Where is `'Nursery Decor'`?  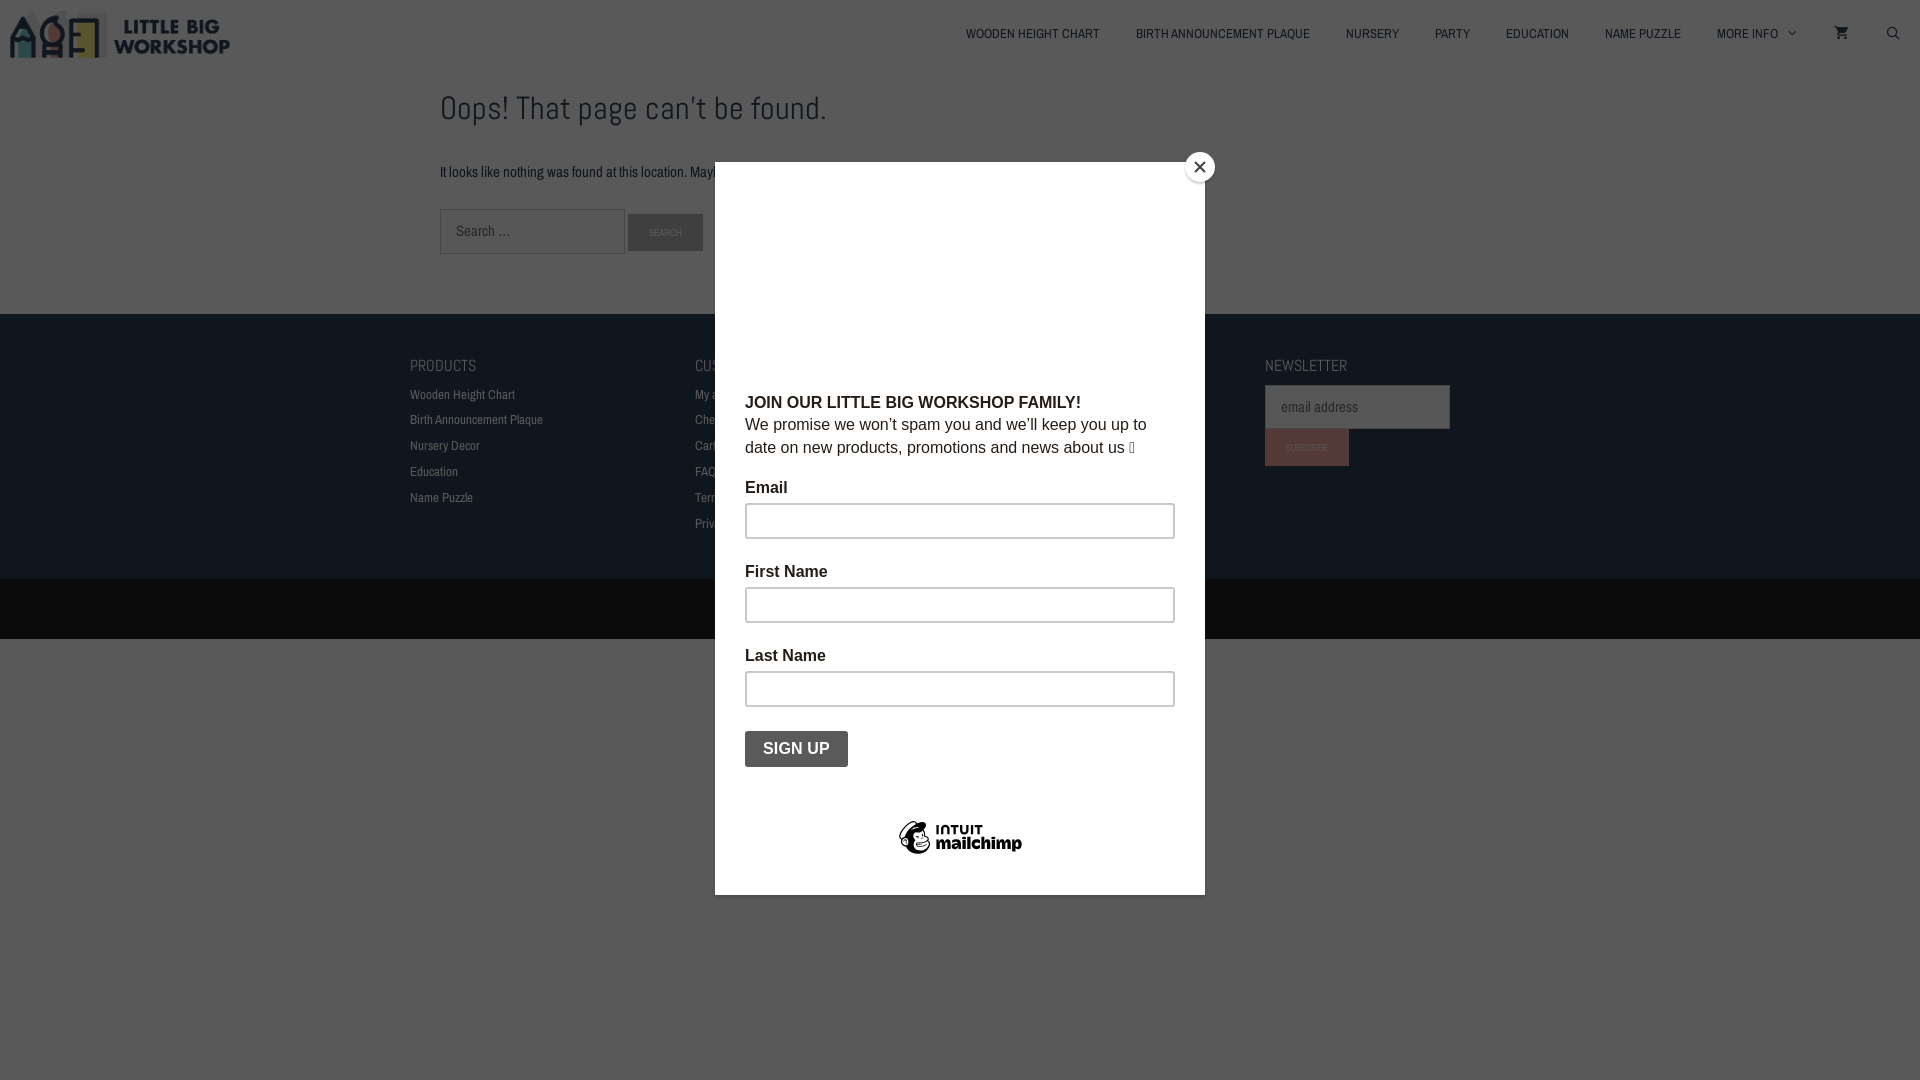 'Nursery Decor' is located at coordinates (444, 444).